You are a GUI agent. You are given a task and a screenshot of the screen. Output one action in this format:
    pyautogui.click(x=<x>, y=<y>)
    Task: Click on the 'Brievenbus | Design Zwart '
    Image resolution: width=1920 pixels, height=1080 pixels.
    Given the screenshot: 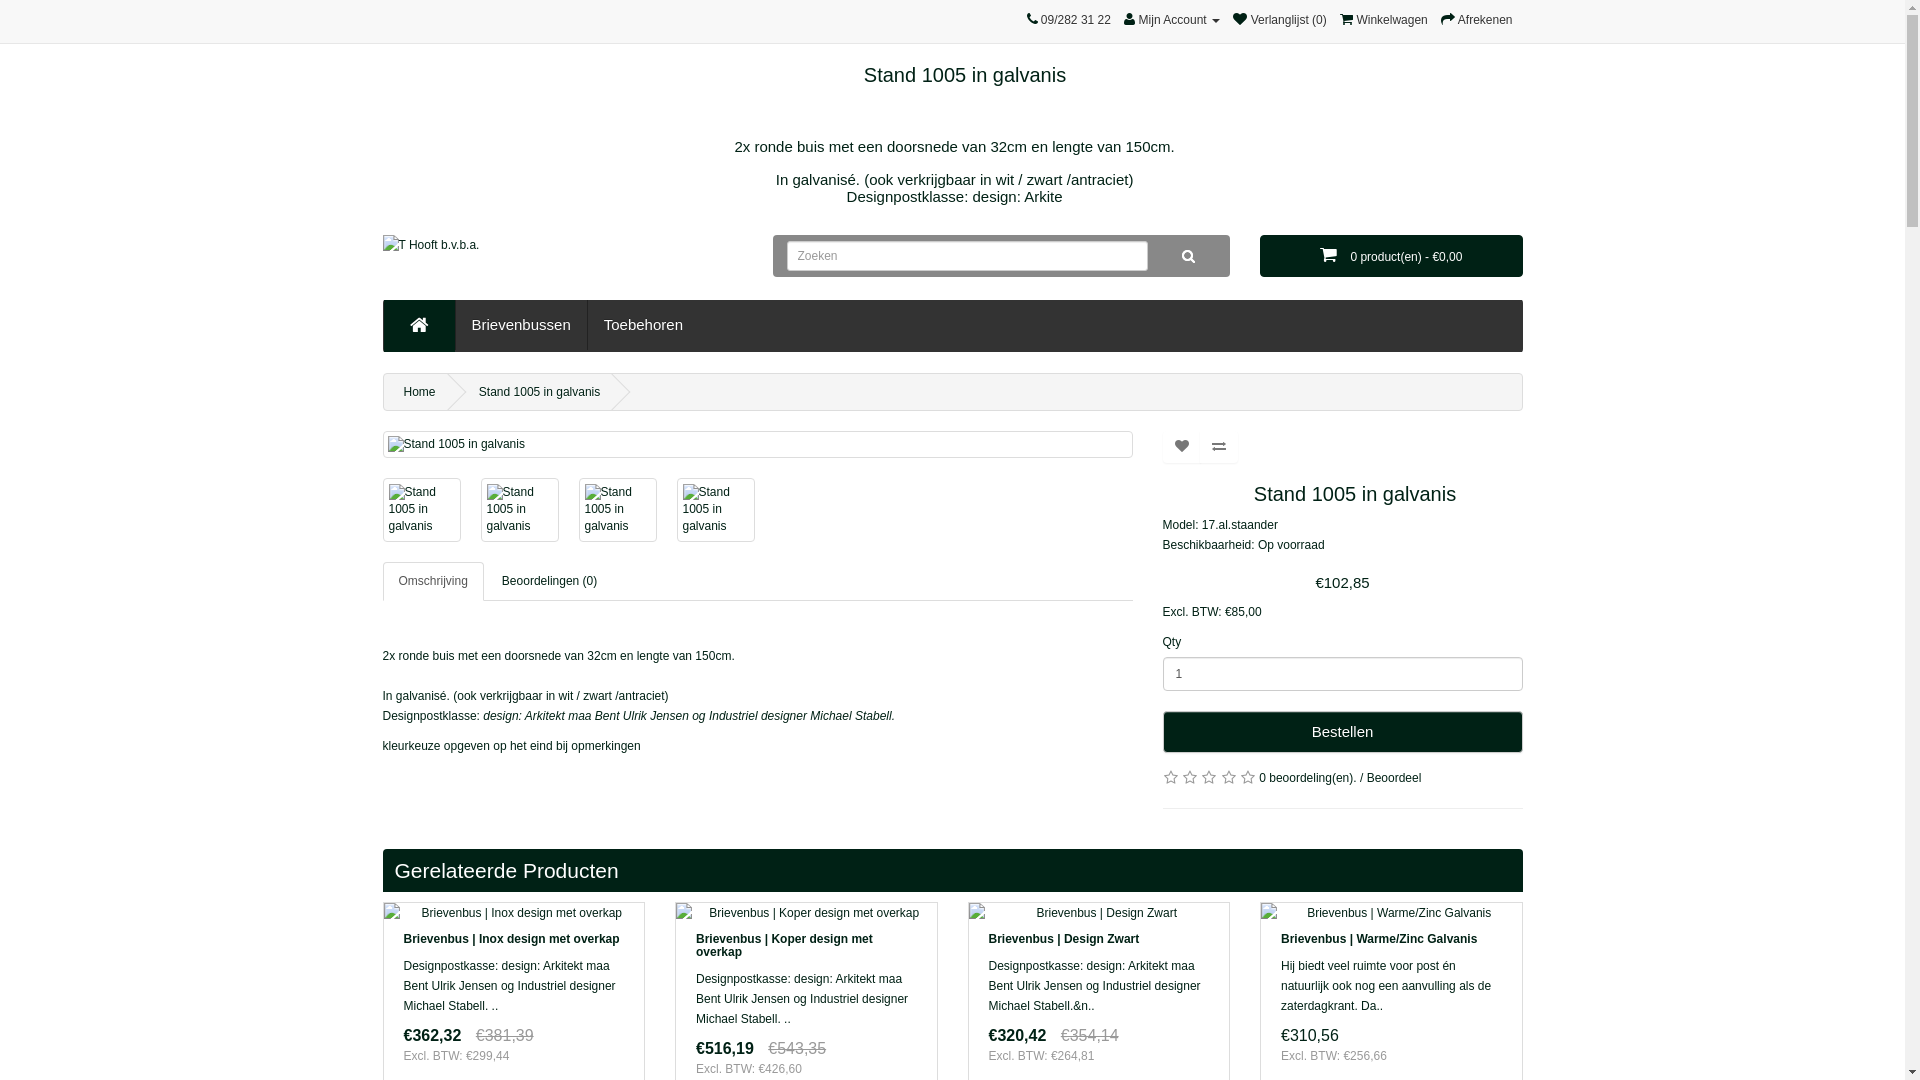 What is the action you would take?
    pyautogui.click(x=1097, y=913)
    